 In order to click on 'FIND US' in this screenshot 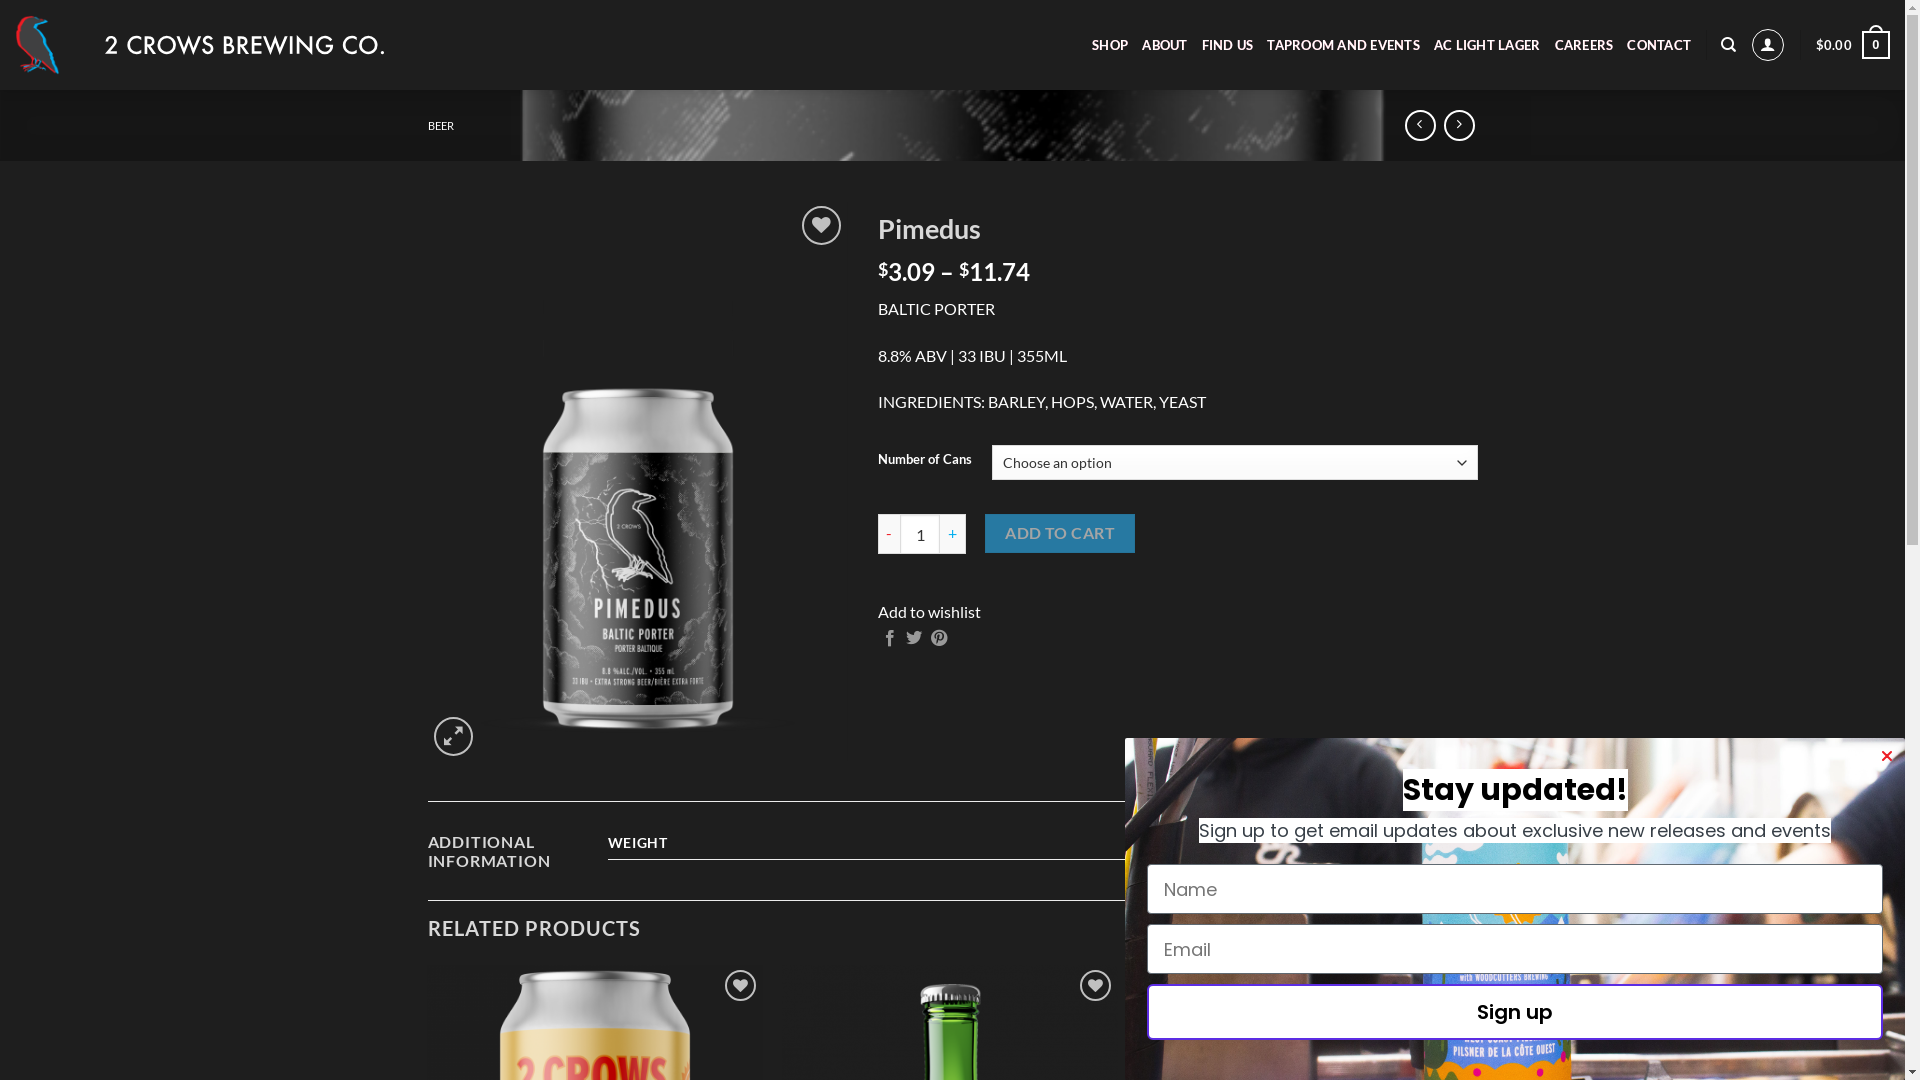, I will do `click(1227, 45)`.